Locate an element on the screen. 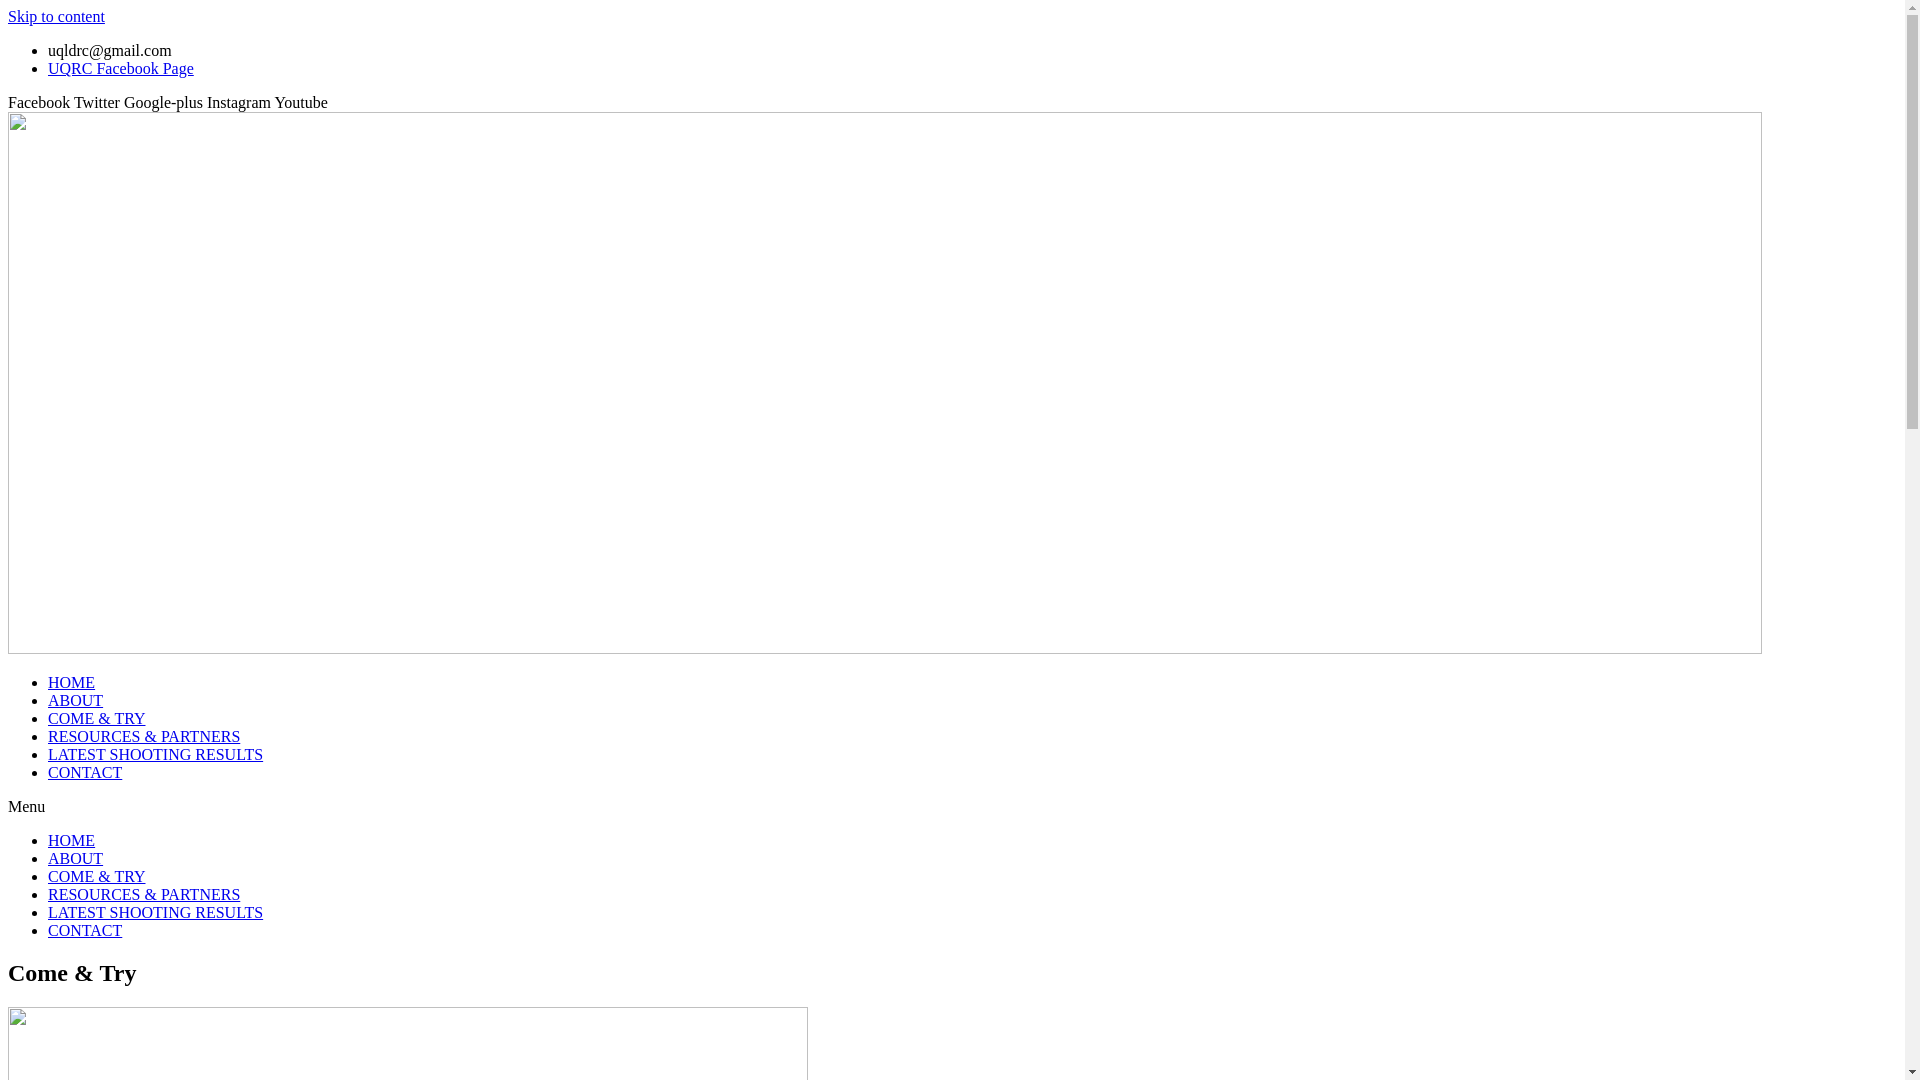 This screenshot has width=1920, height=1080. 'HOME' is located at coordinates (71, 681).